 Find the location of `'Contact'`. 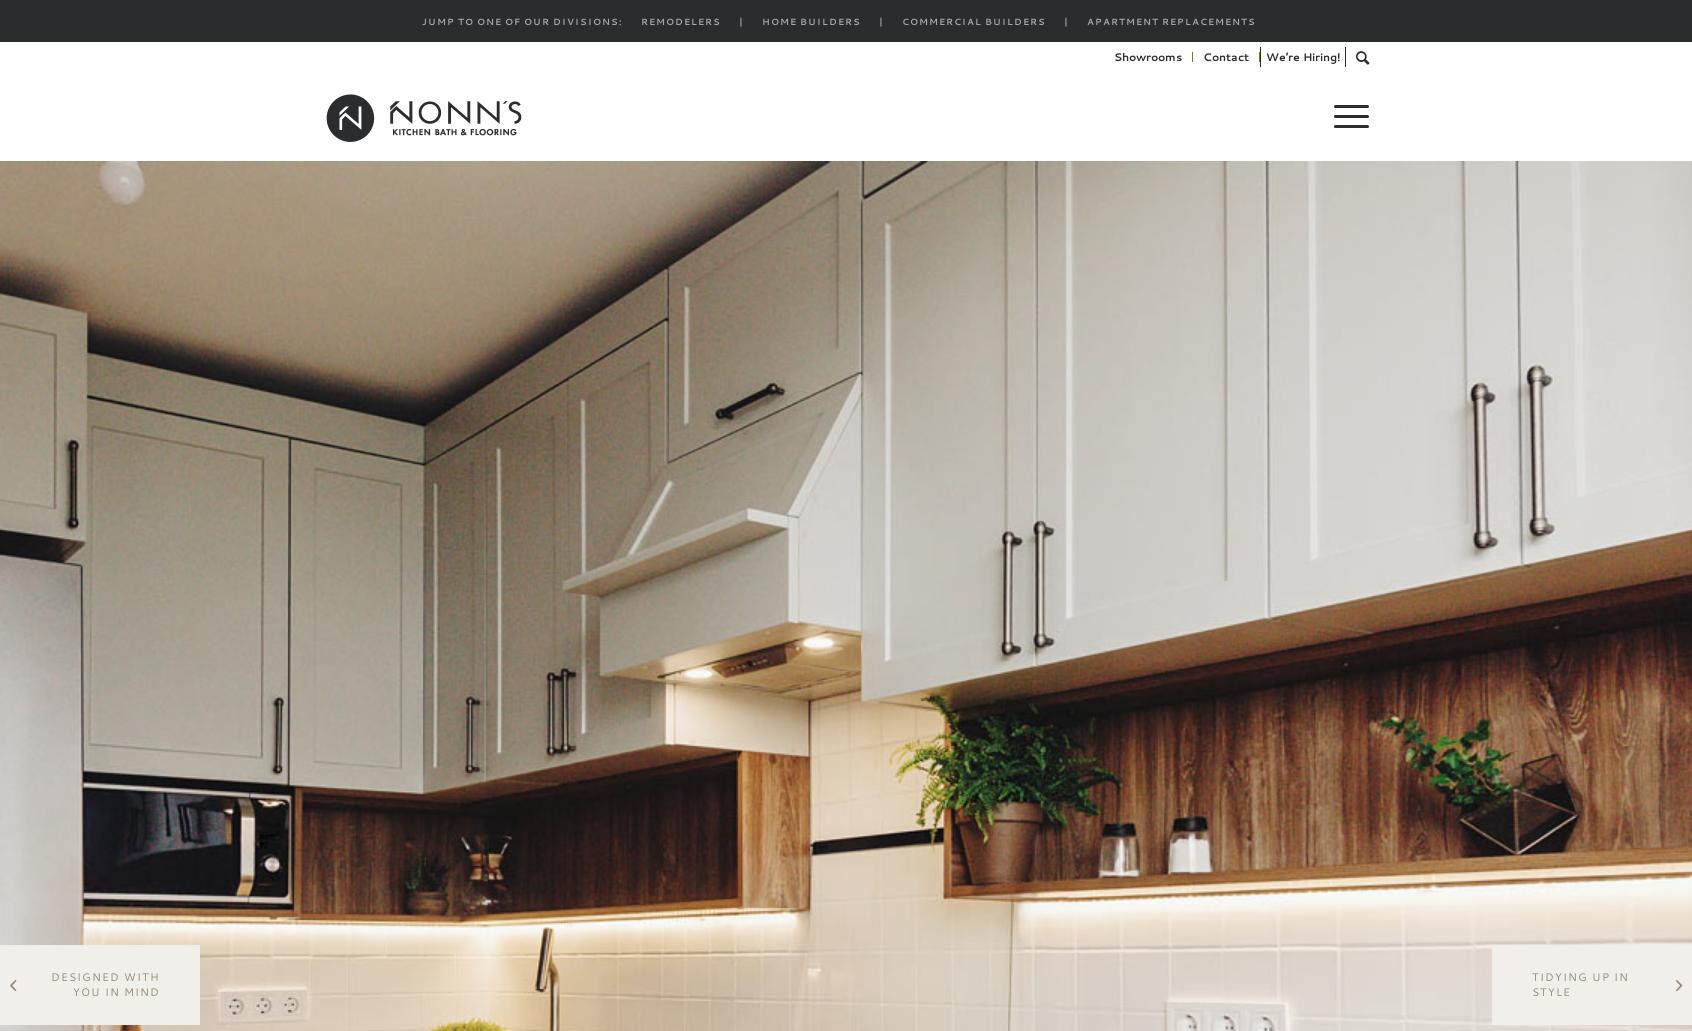

'Contact' is located at coordinates (1225, 57).